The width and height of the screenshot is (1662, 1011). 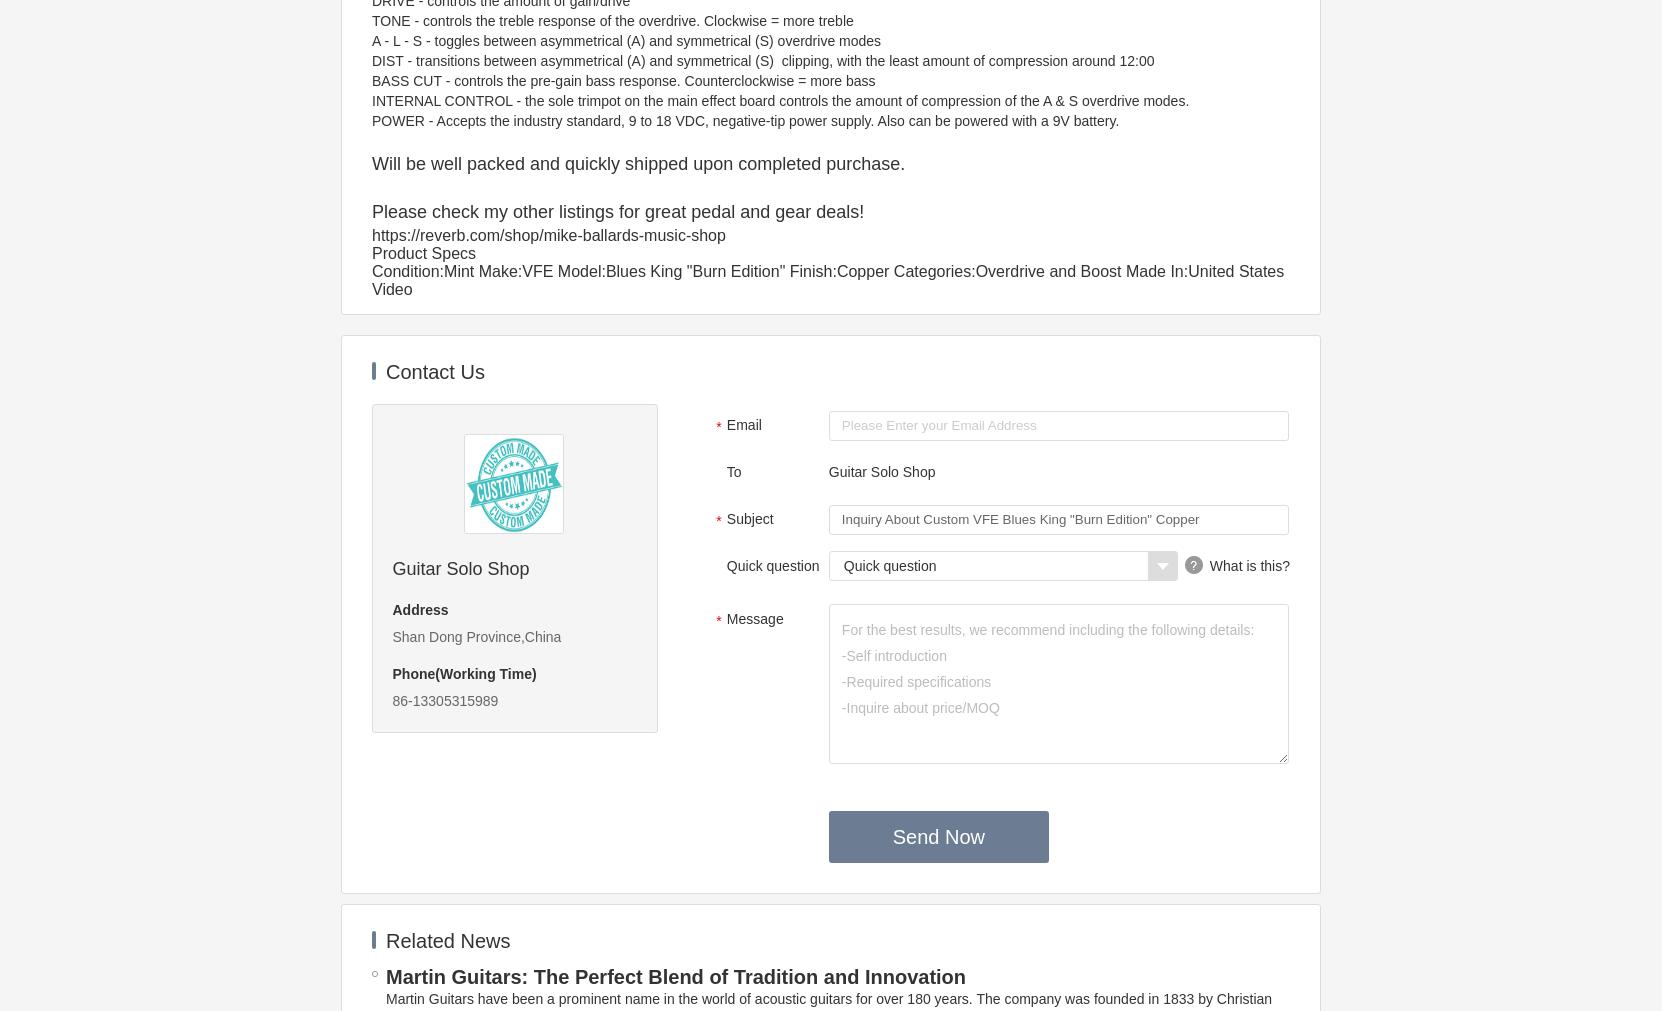 I want to click on 'INTERNAL CONTROL - the sole trimpot on the main effect board controls the amount of compression of the A & S overdrive modes.', so click(x=782, y=99).